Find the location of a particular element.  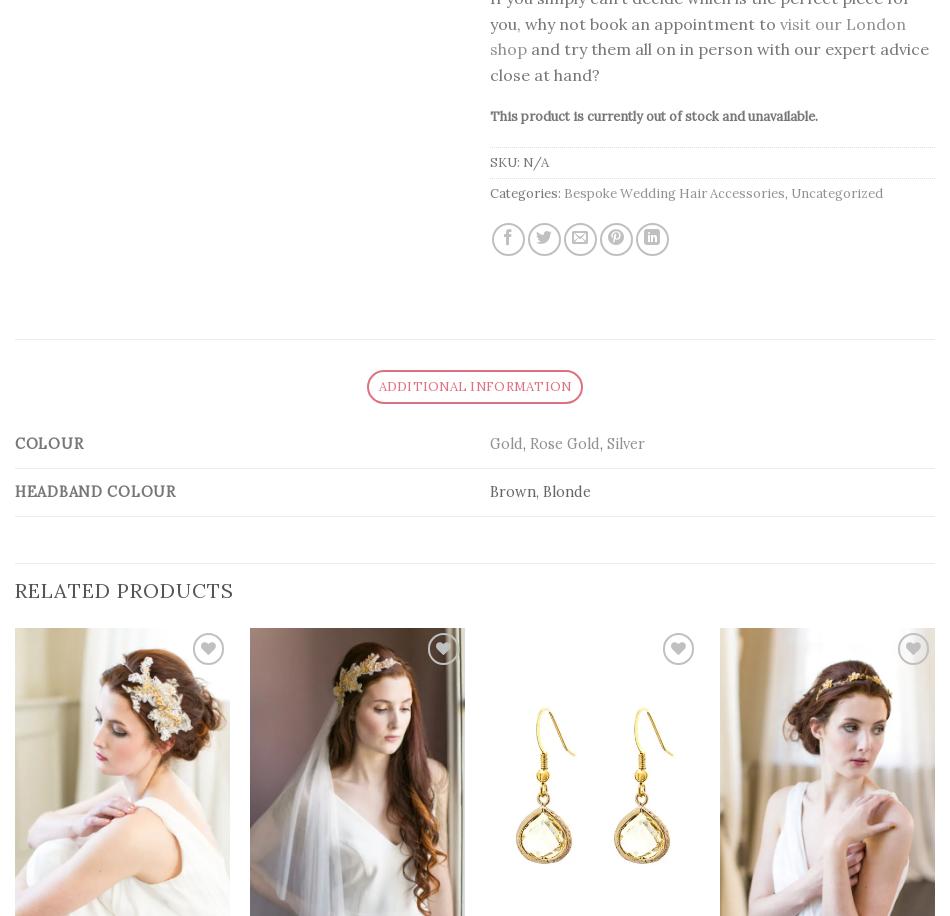

'Uncategorized' is located at coordinates (836, 192).